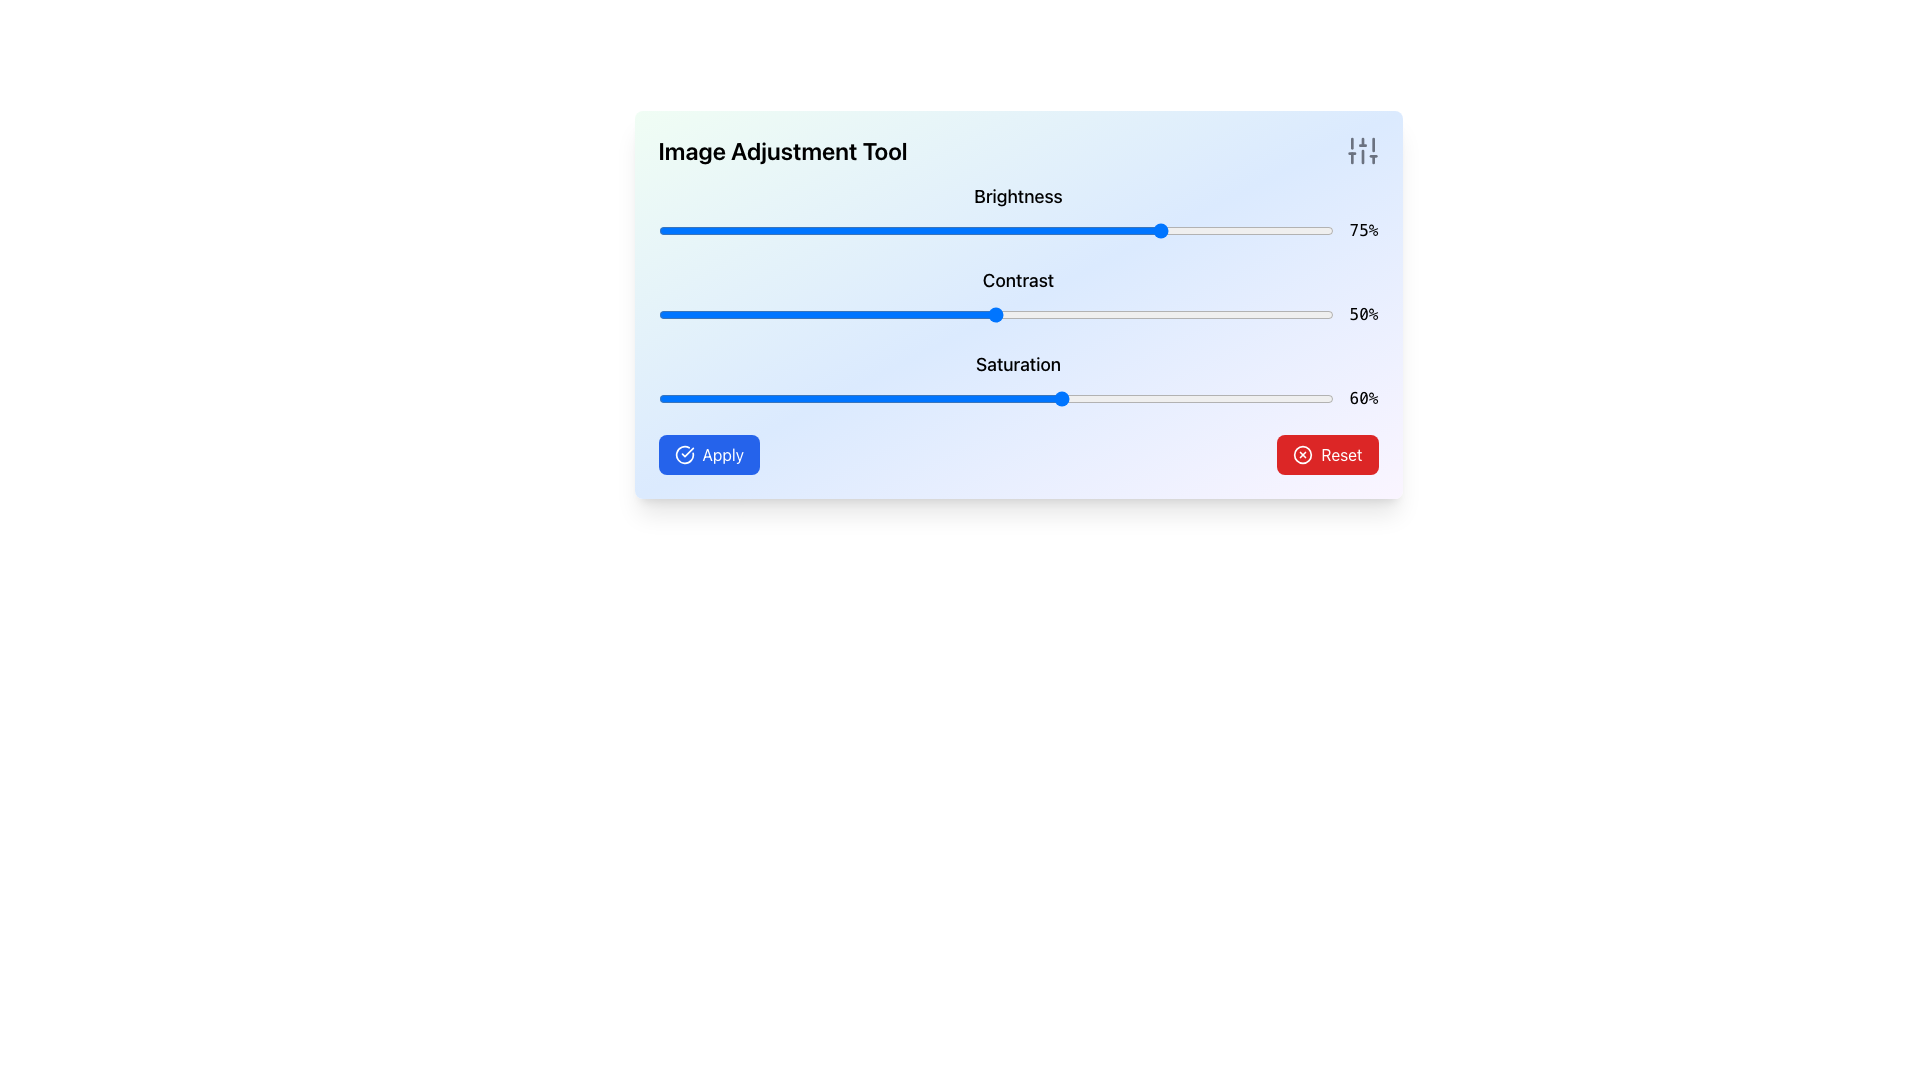 The image size is (1920, 1080). What do you see at coordinates (722, 455) in the screenshot?
I see `the text label displaying 'Apply' which is styled to resemble a button with a blue background and white text, located at the bottom-left corner of the interface` at bounding box center [722, 455].